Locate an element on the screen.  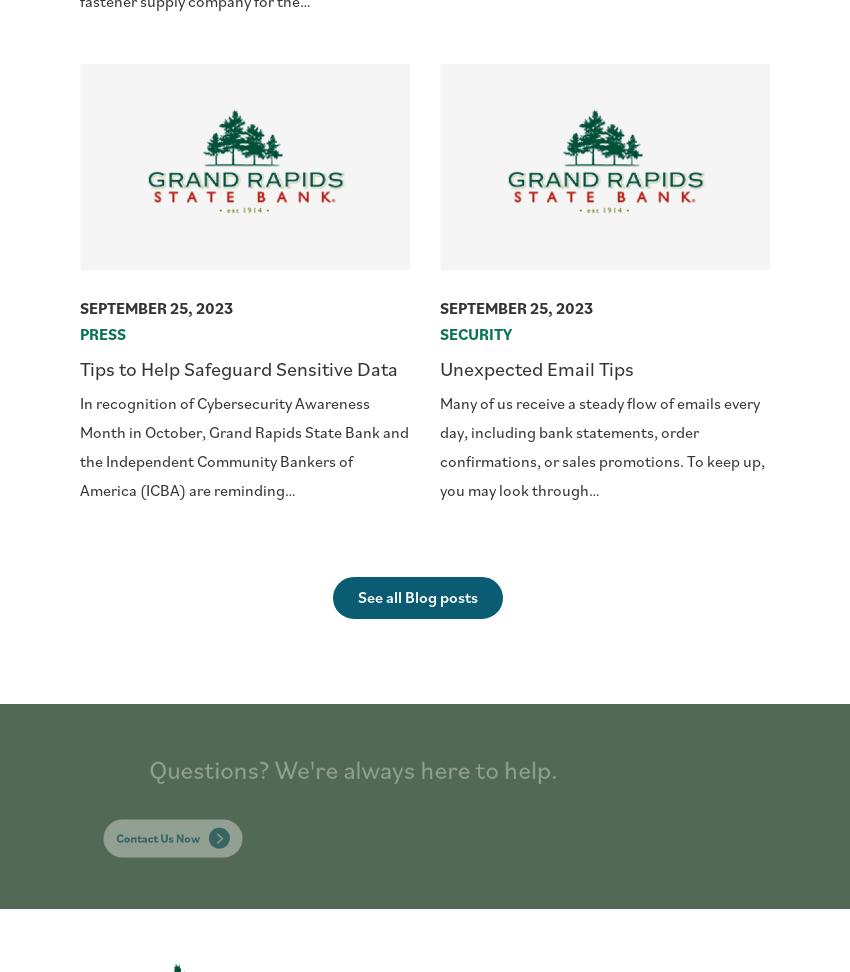
'See all Blog posts' is located at coordinates (356, 595).